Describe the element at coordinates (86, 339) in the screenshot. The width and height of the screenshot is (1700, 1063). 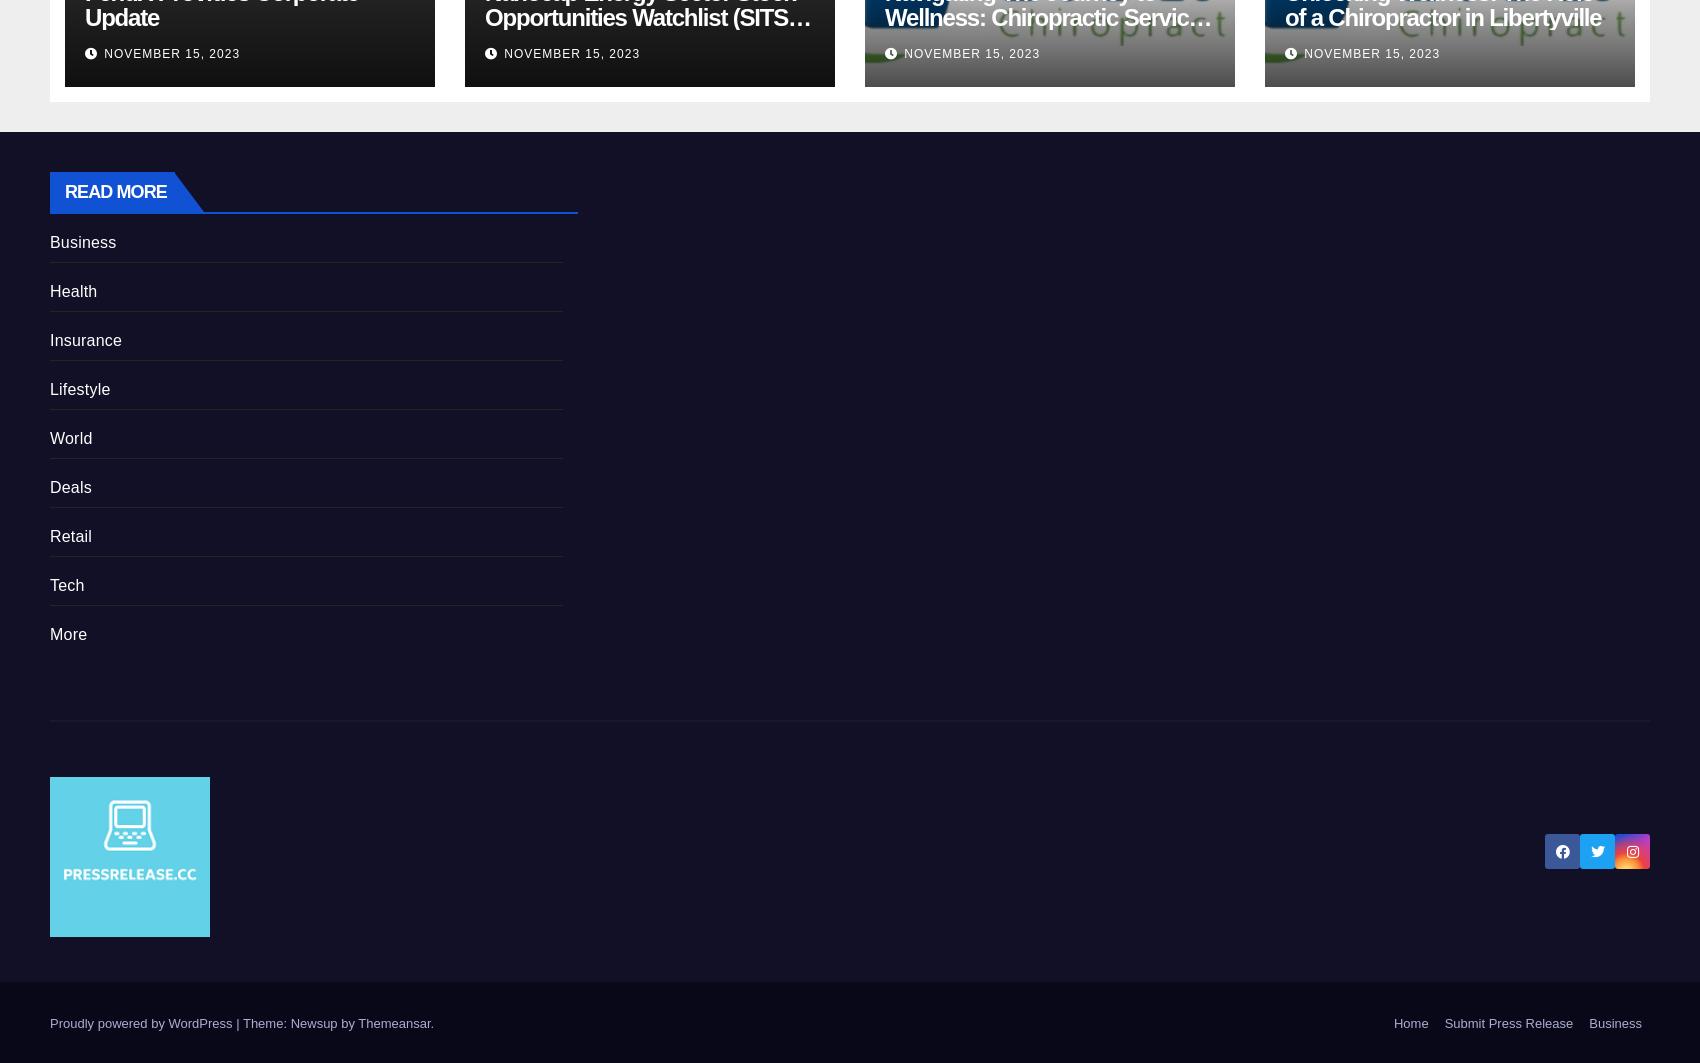
I see `'Insurance'` at that location.